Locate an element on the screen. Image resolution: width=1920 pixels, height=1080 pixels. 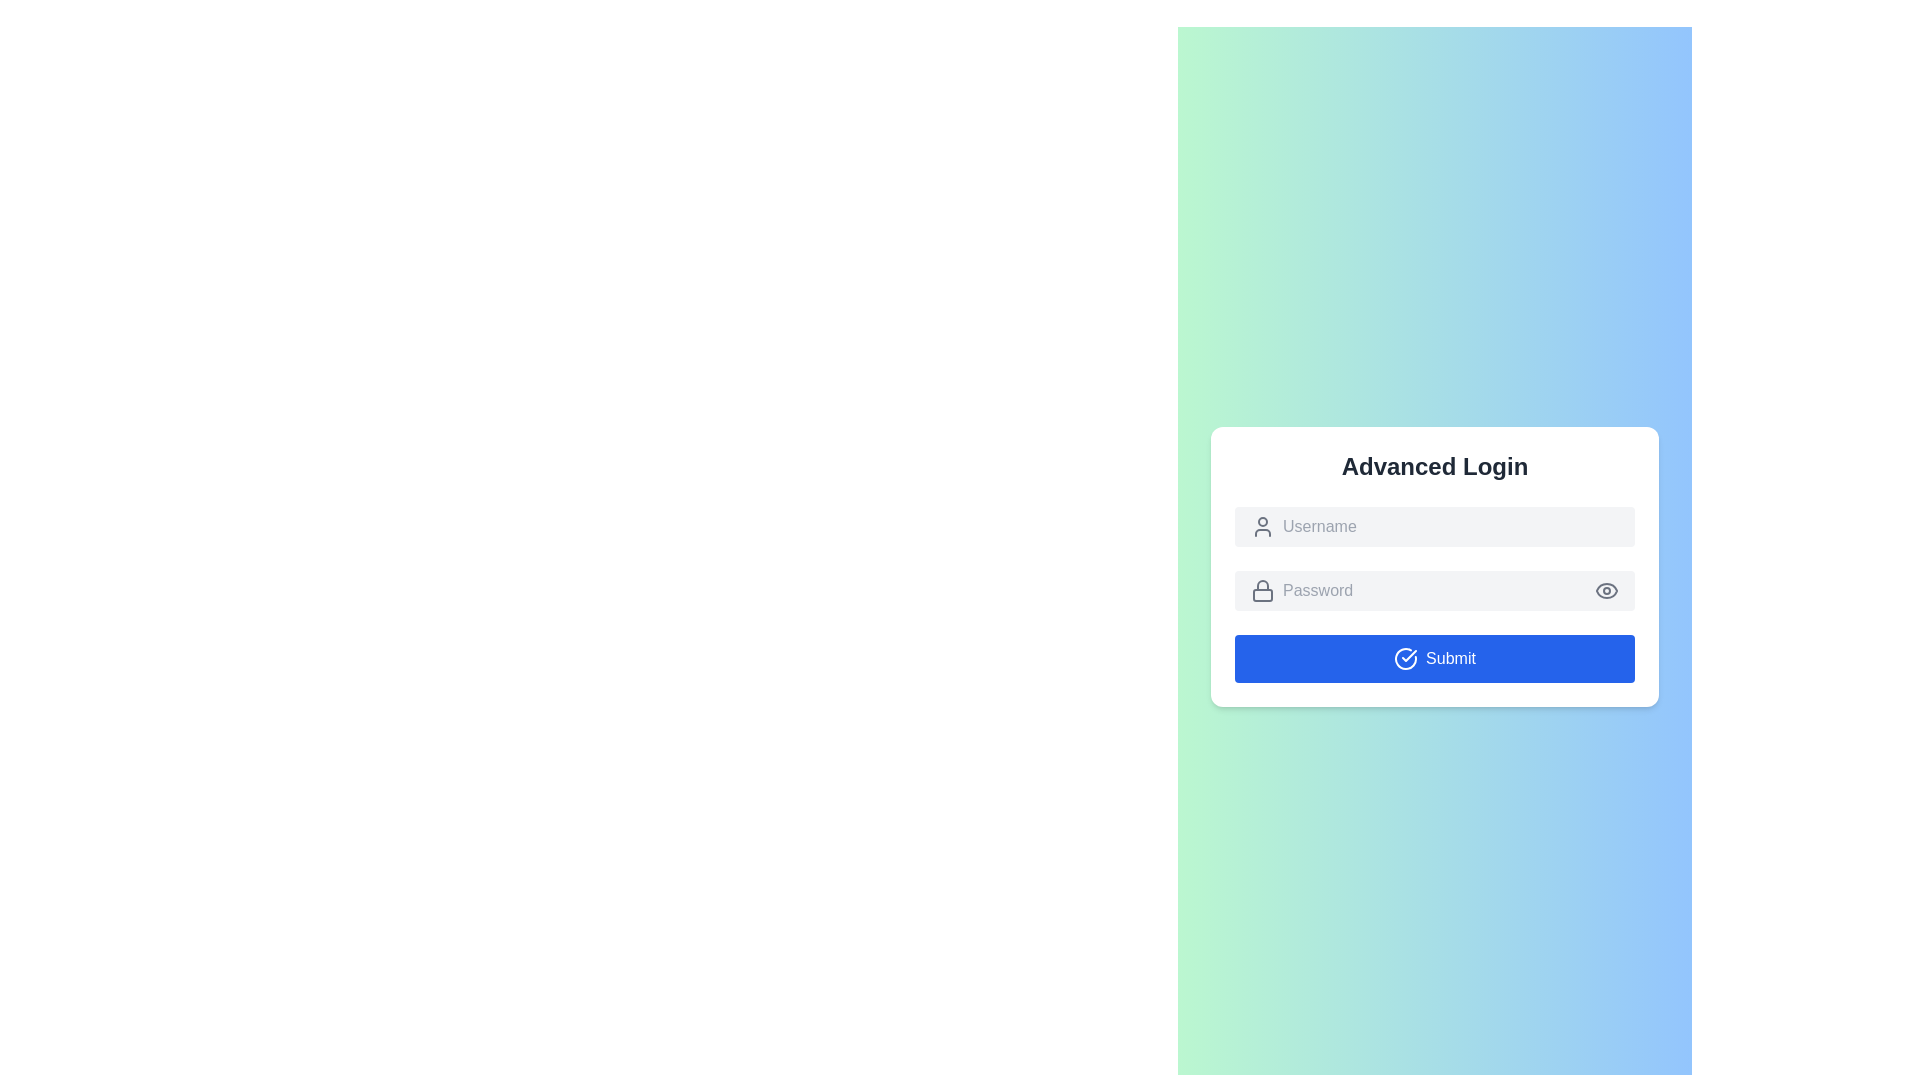
the user silhouette icon located to the left of the 'Username' input field in the login form is located at coordinates (1261, 526).